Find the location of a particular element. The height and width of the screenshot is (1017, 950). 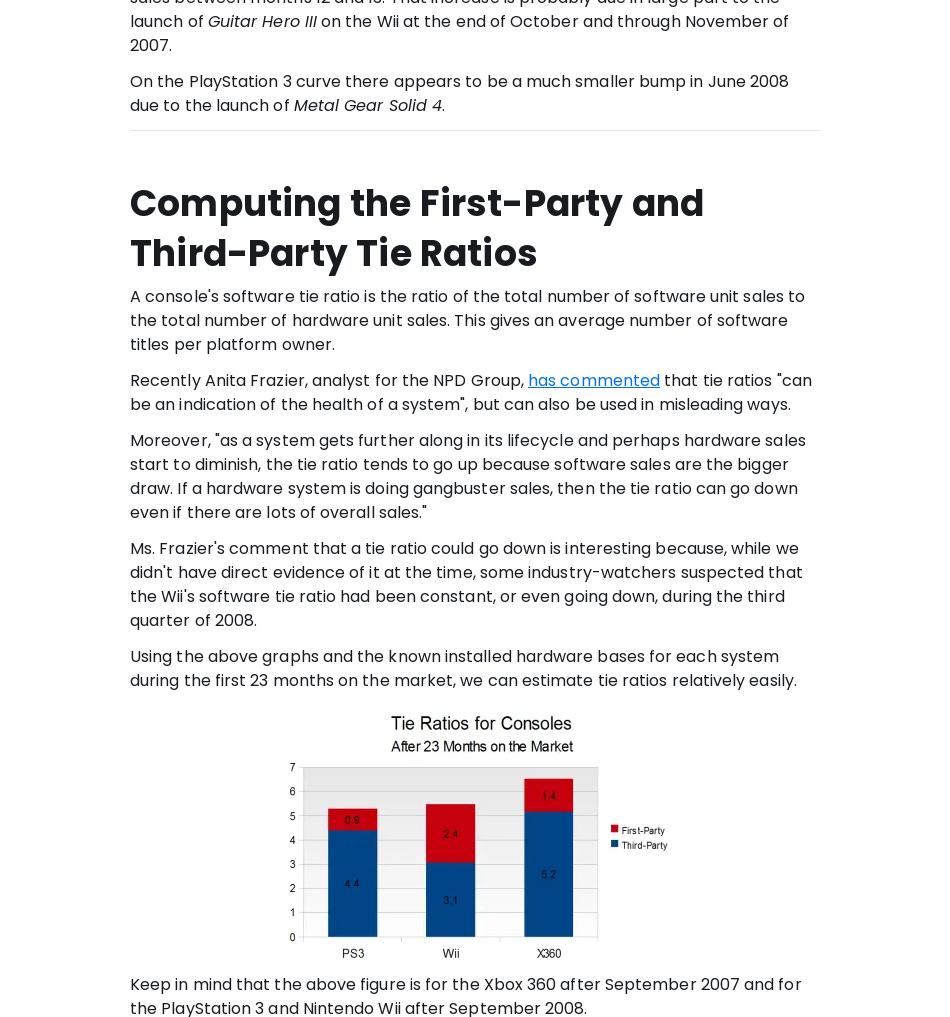

'that tie ratios "can be an indication of the health of a system",
but can also be used in misleading ways.' is located at coordinates (469, 390).